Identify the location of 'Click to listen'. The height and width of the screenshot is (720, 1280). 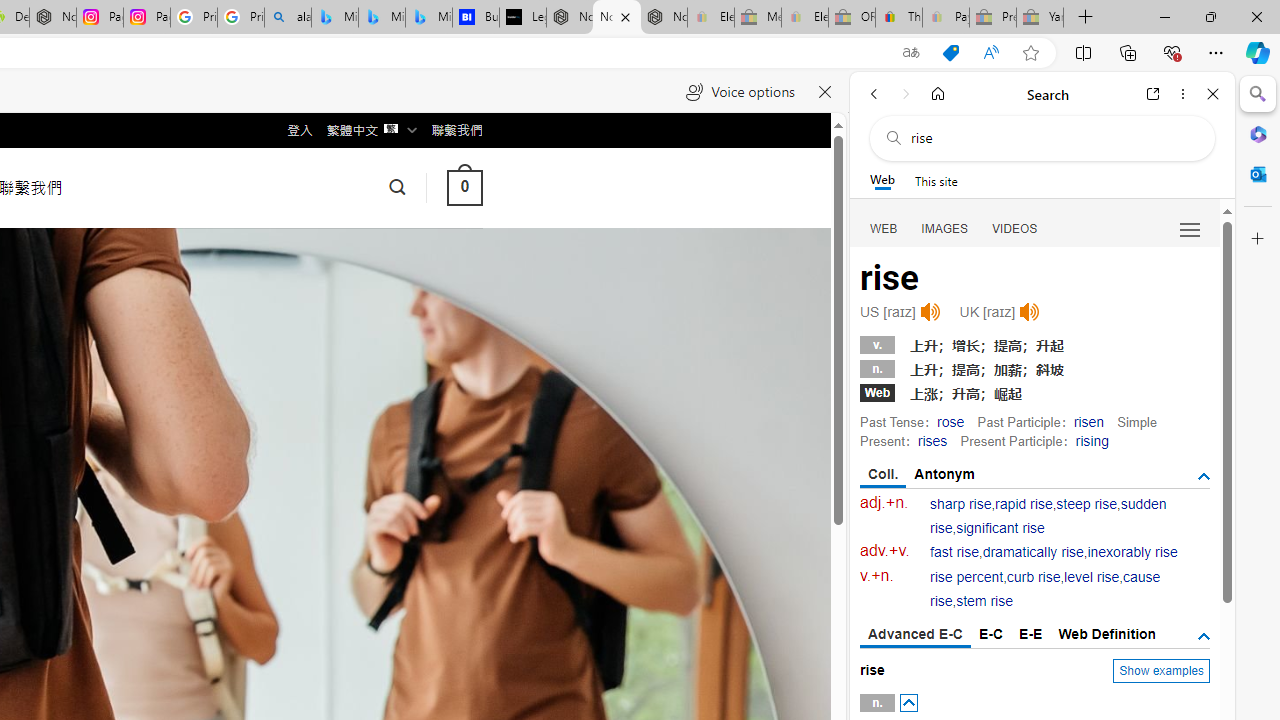
(1029, 312).